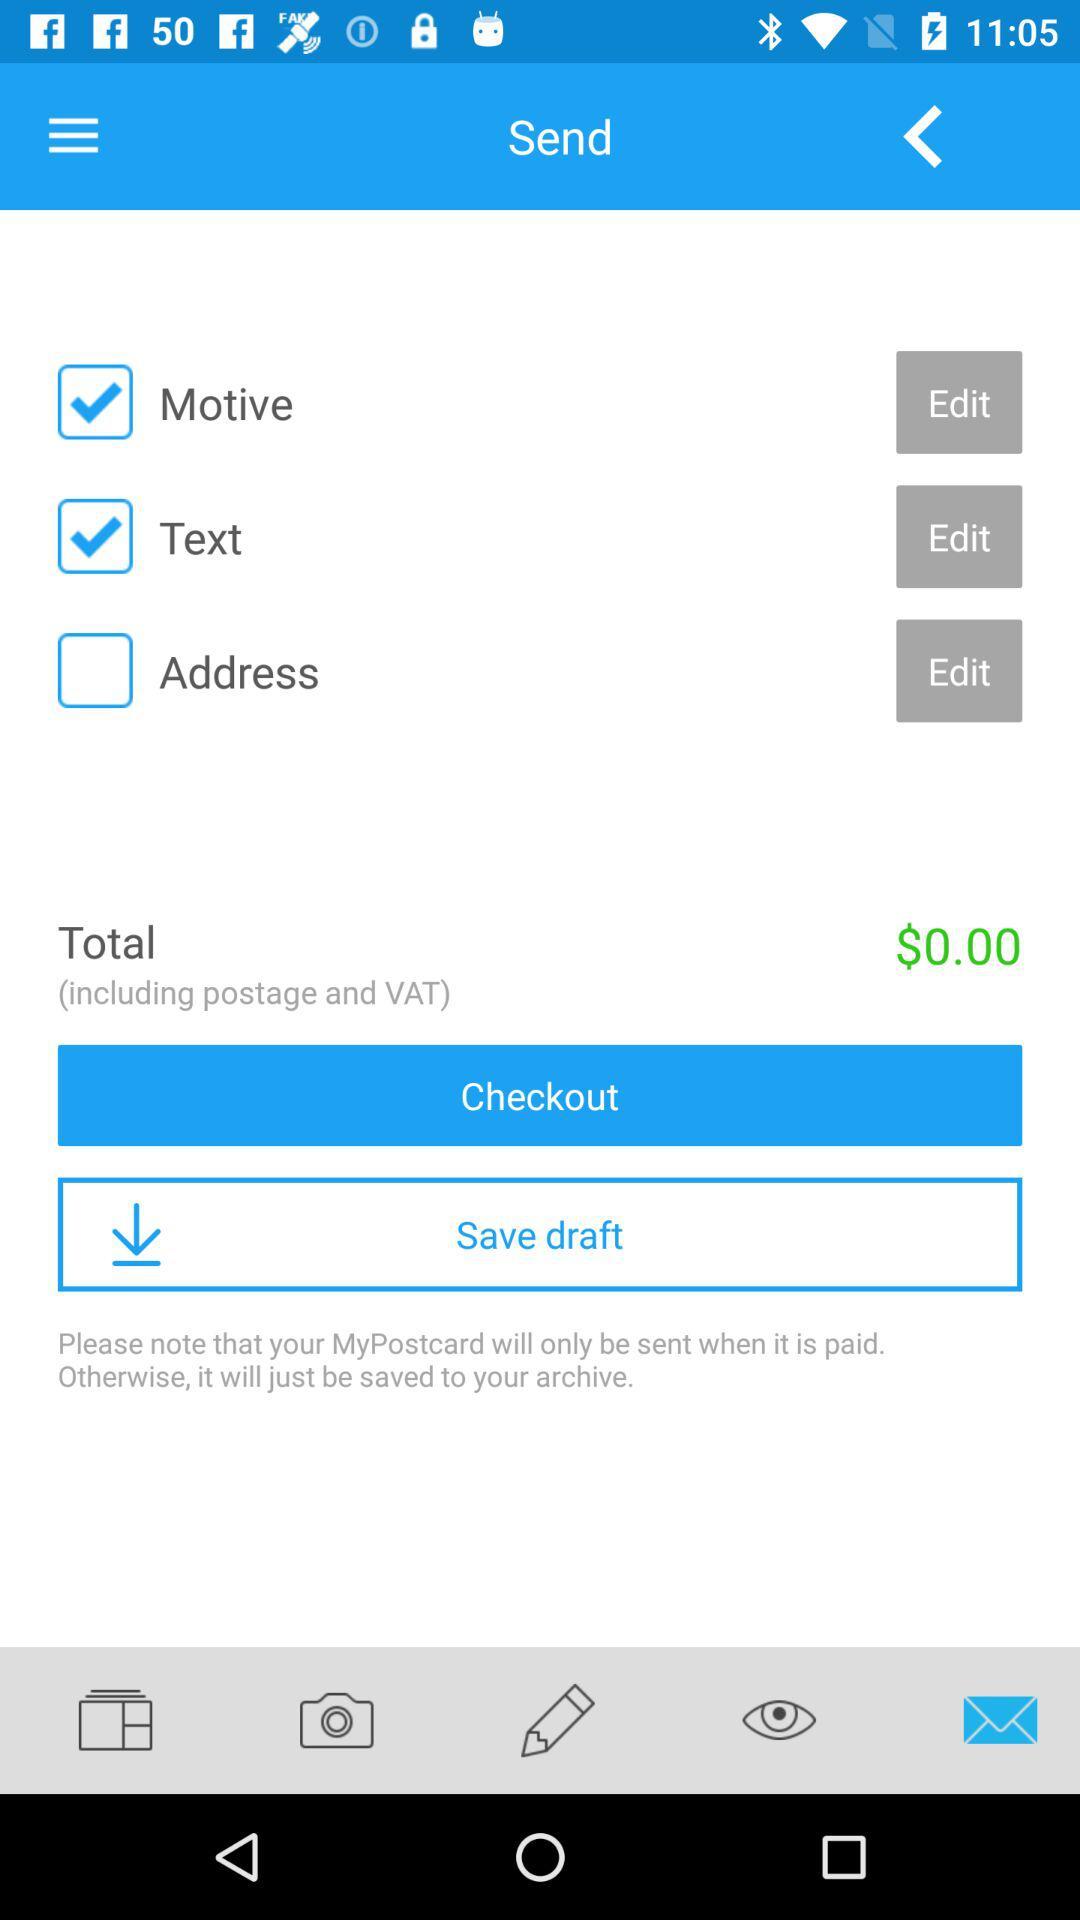  I want to click on item below please note that item, so click(134, 1719).